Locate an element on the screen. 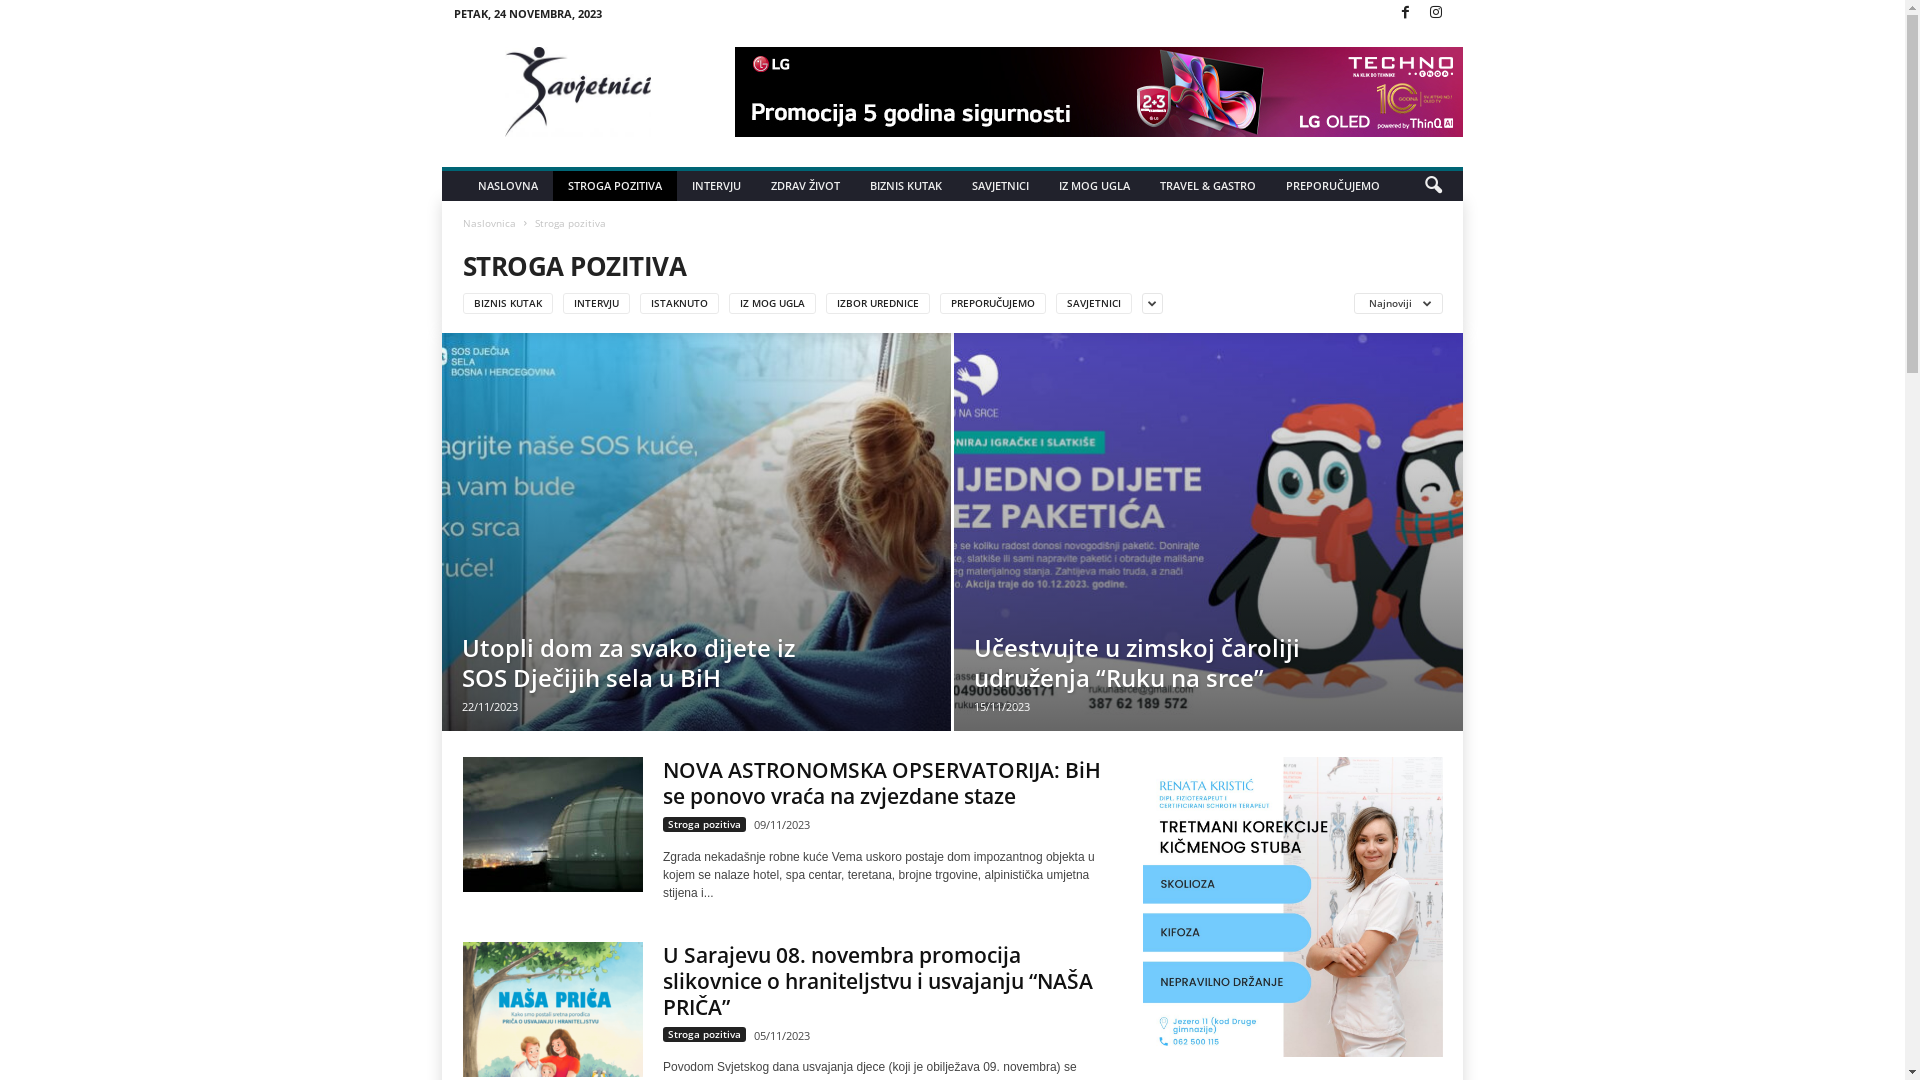 This screenshot has height=1080, width=1920. 'Naslovnica' is located at coordinates (489, 223).